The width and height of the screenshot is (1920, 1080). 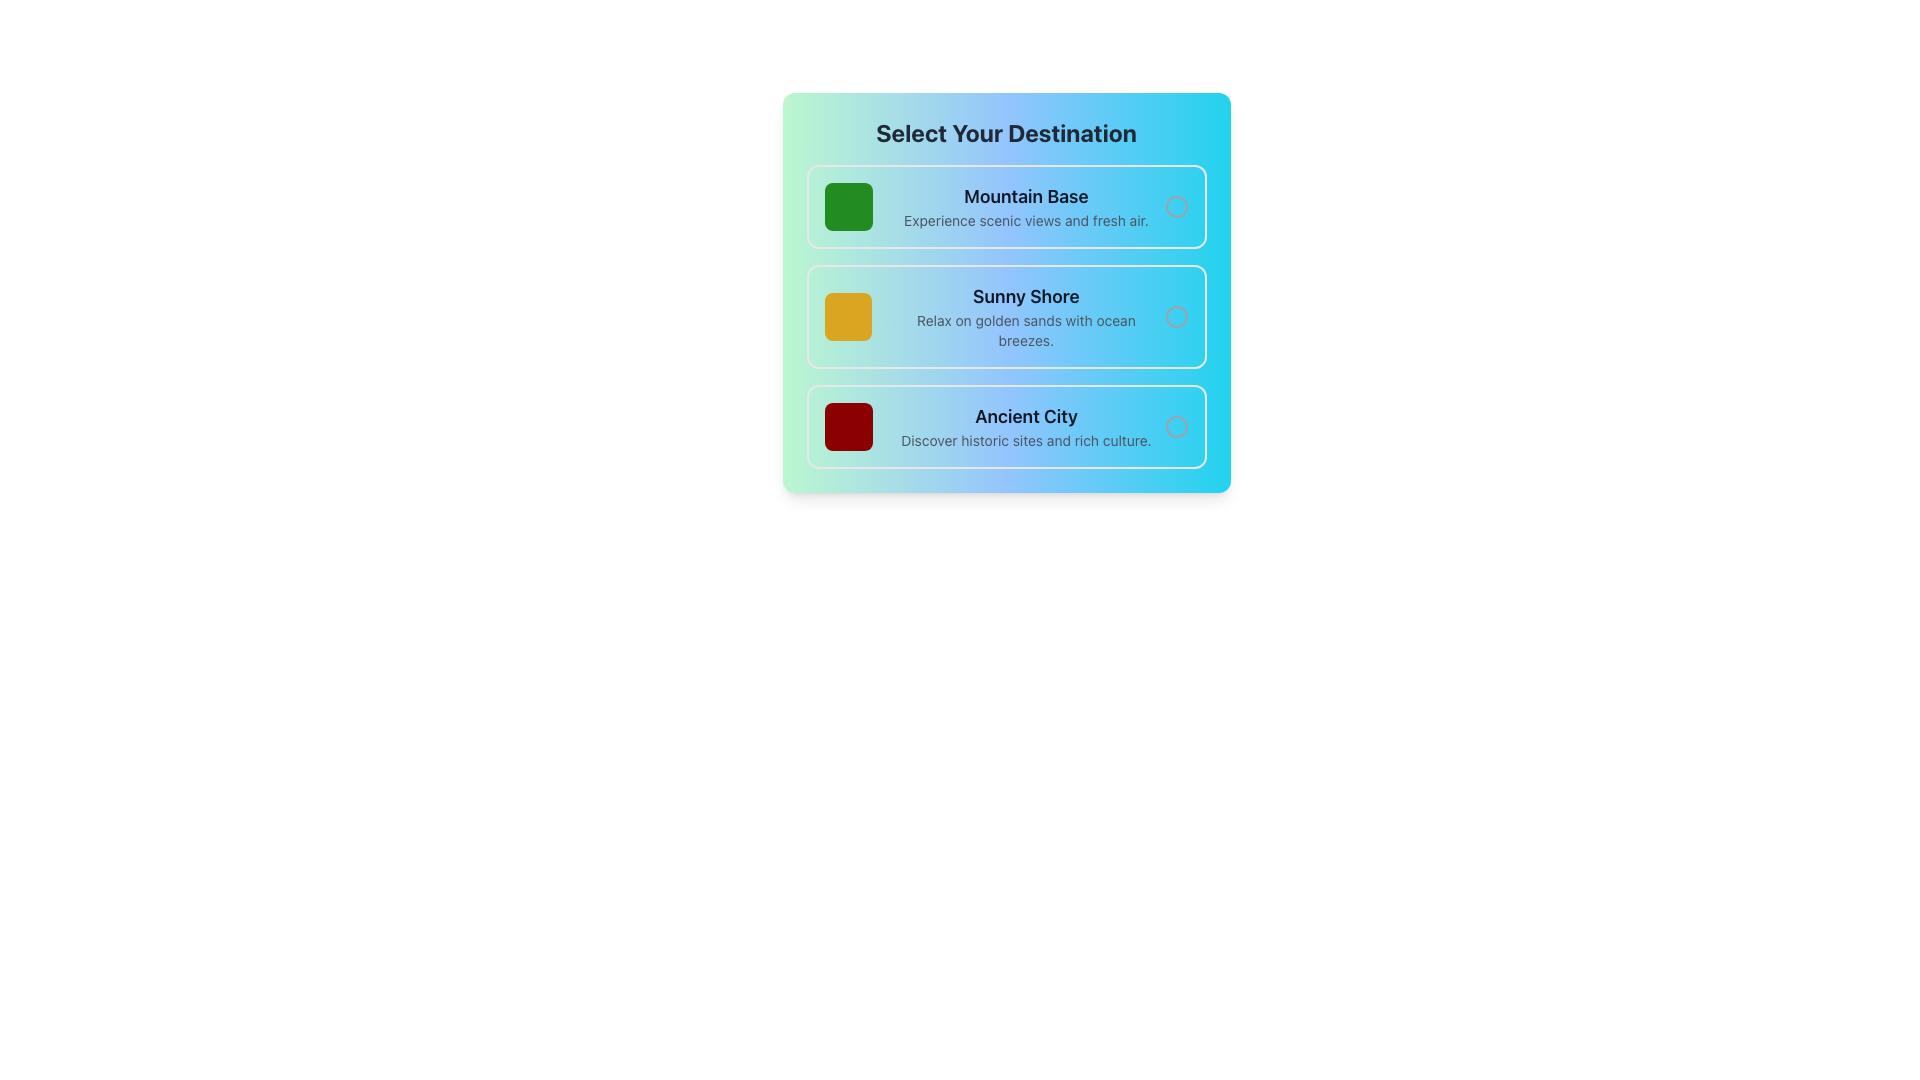 What do you see at coordinates (1176, 426) in the screenshot?
I see `the smaller inner gray circle located centrally within a larger icon, positioned to the right of the 'Ancient City' option in the list` at bounding box center [1176, 426].